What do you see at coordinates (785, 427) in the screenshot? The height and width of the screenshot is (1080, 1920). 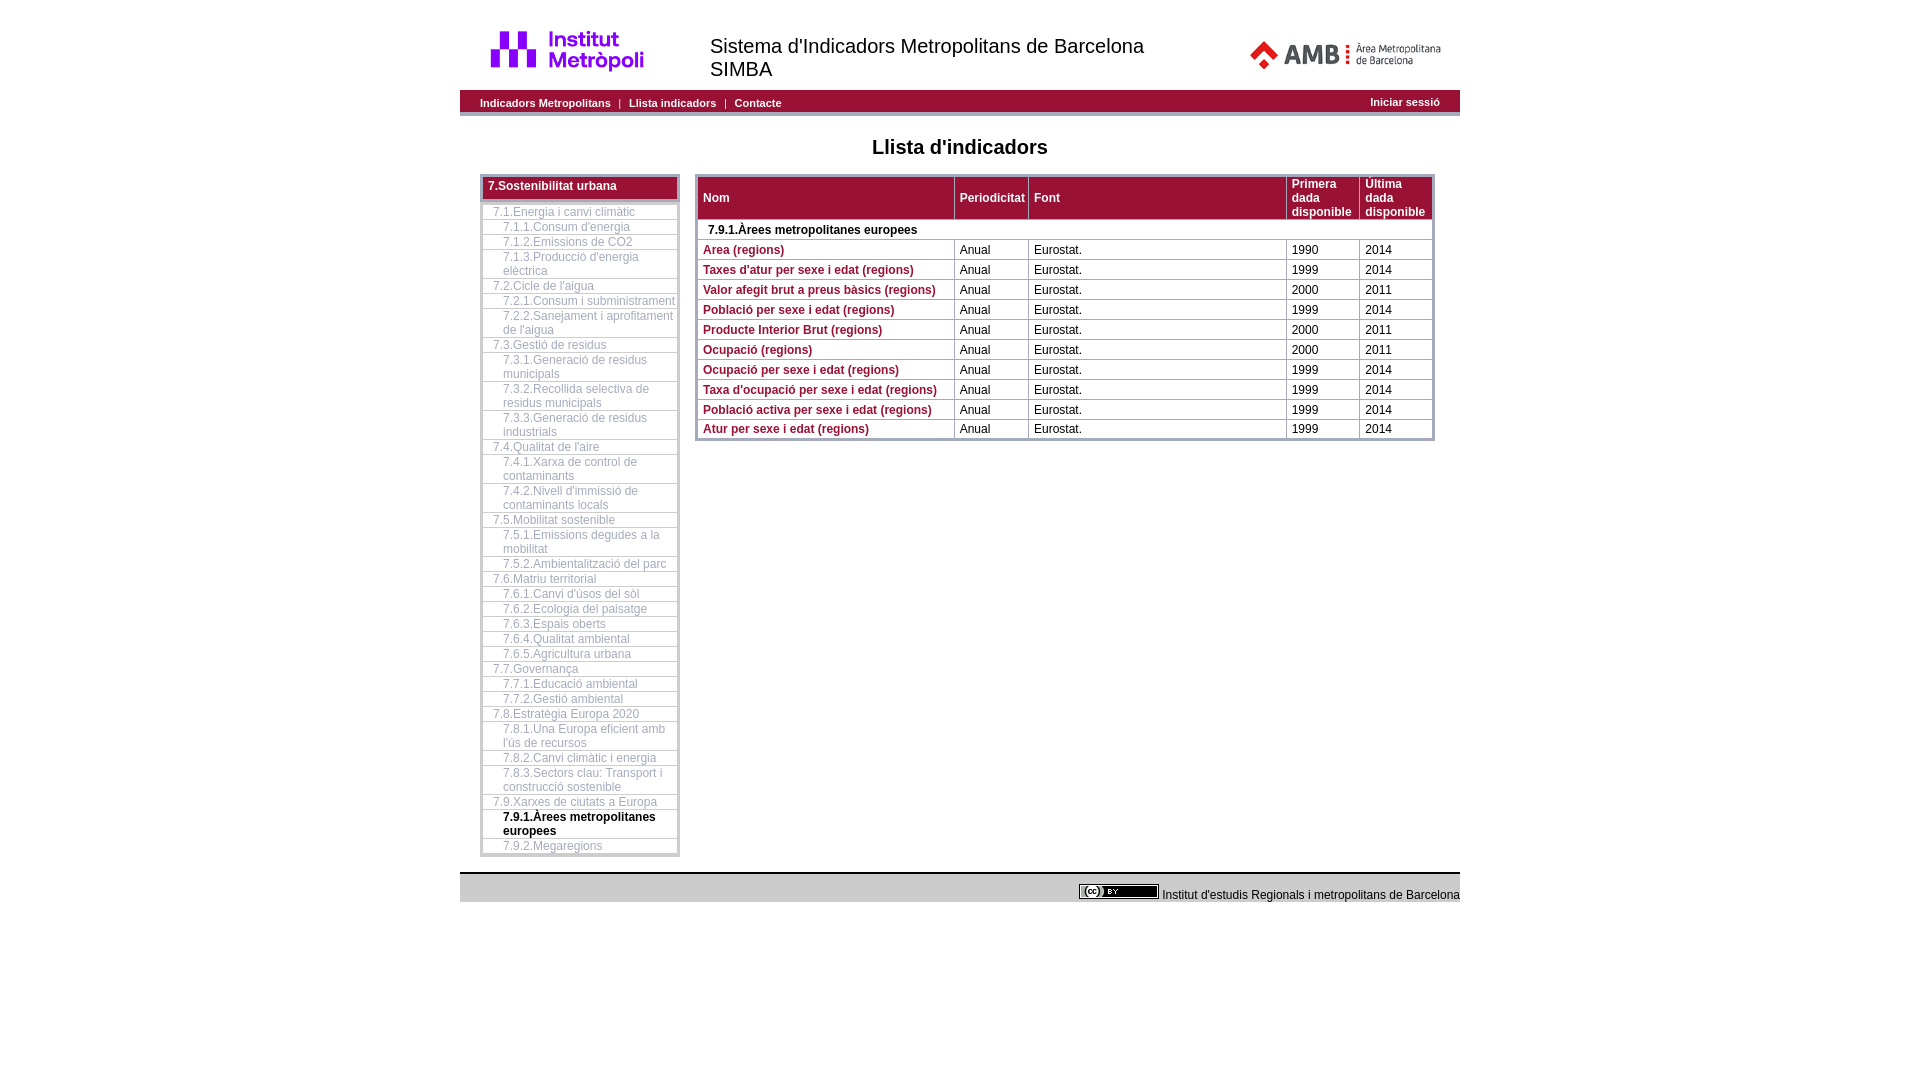 I see `'Atur per sexe i edat (regions)'` at bounding box center [785, 427].